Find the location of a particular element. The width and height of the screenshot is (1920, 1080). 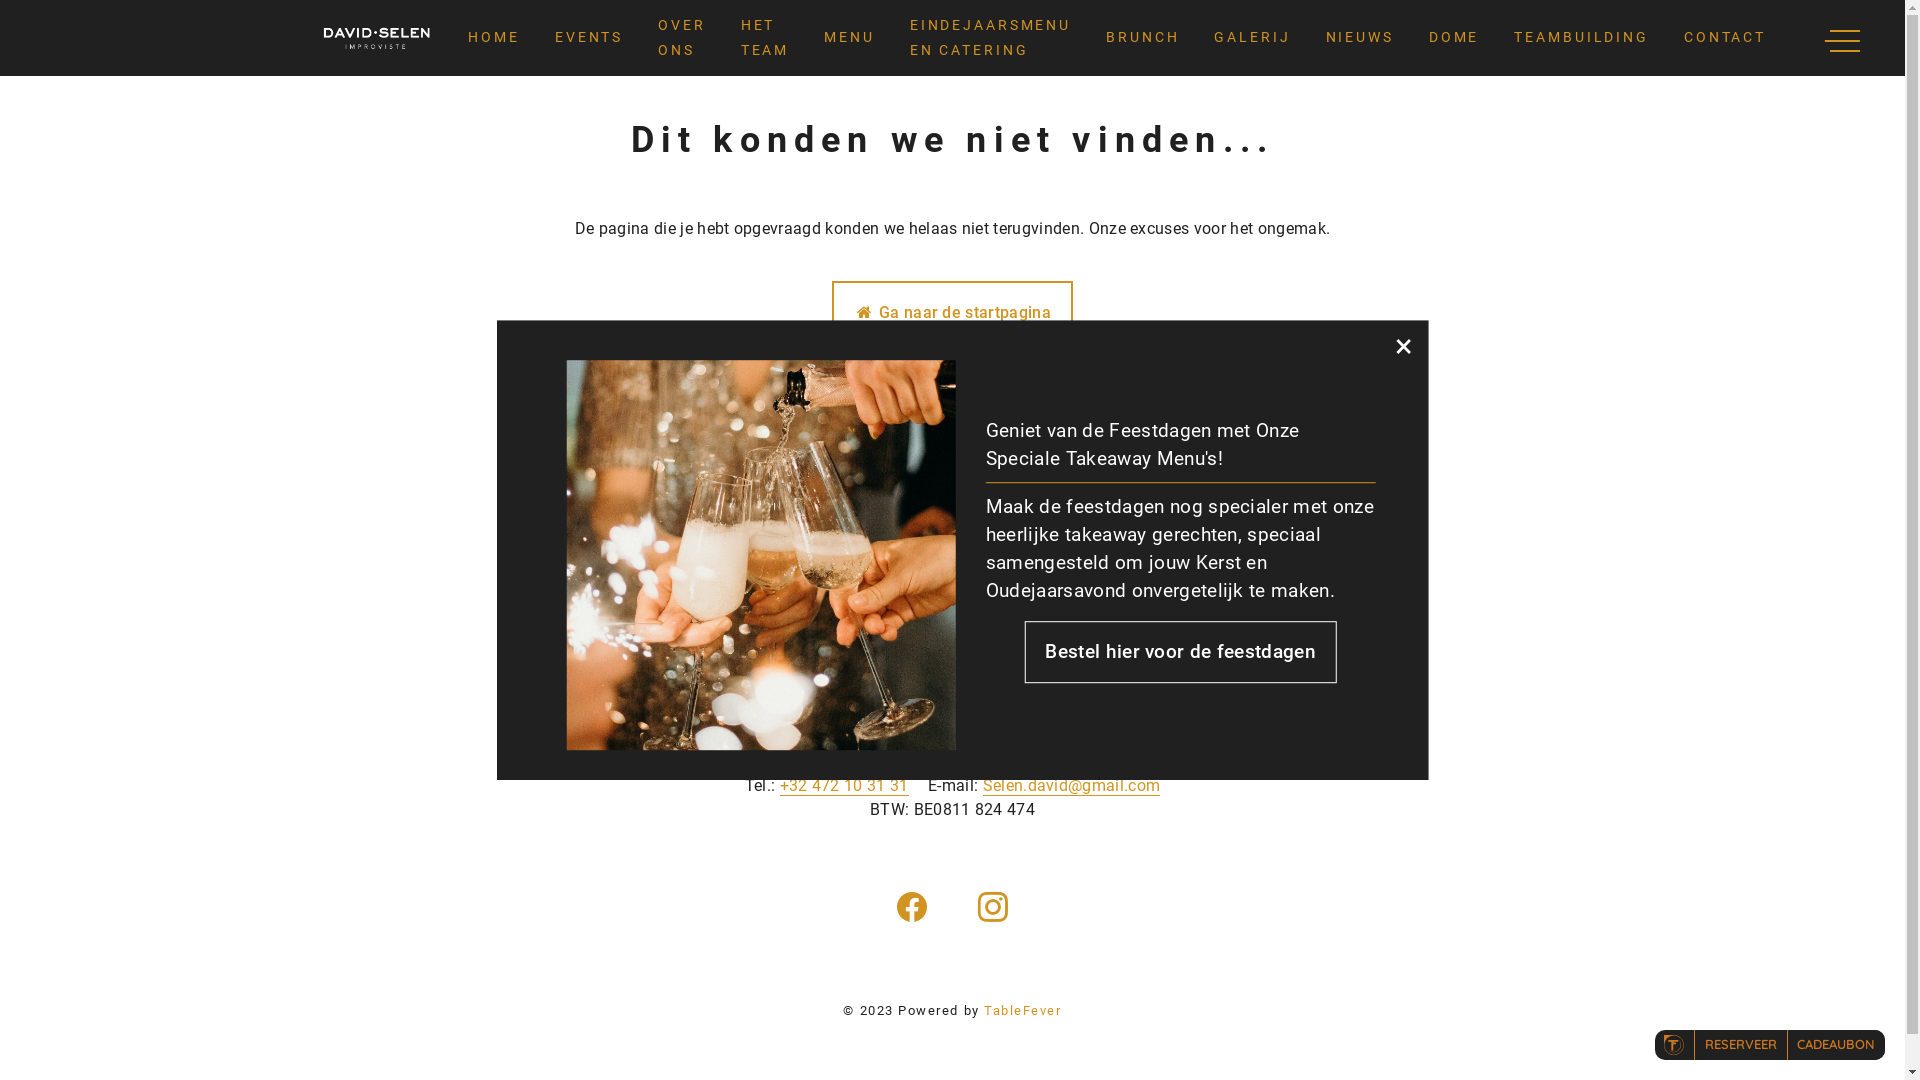

'MENU' is located at coordinates (849, 38).